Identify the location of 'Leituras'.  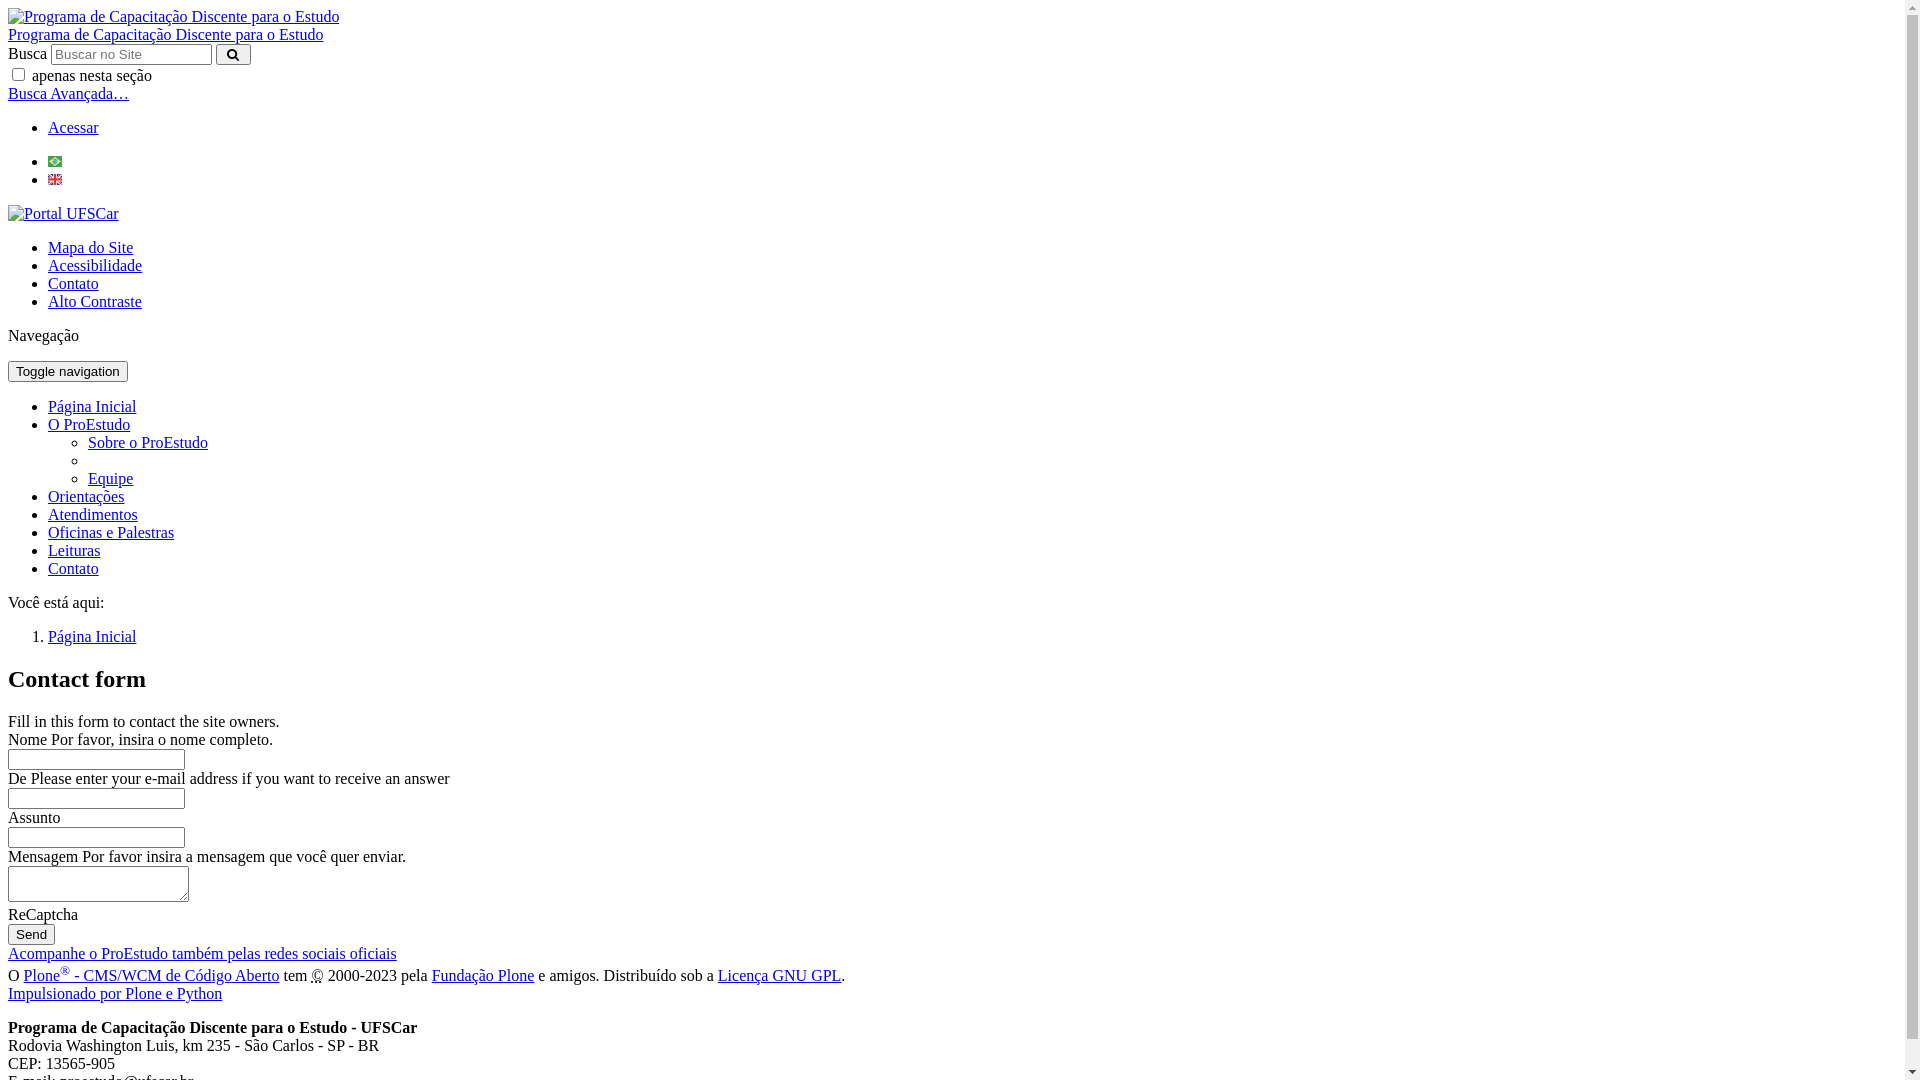
(73, 550).